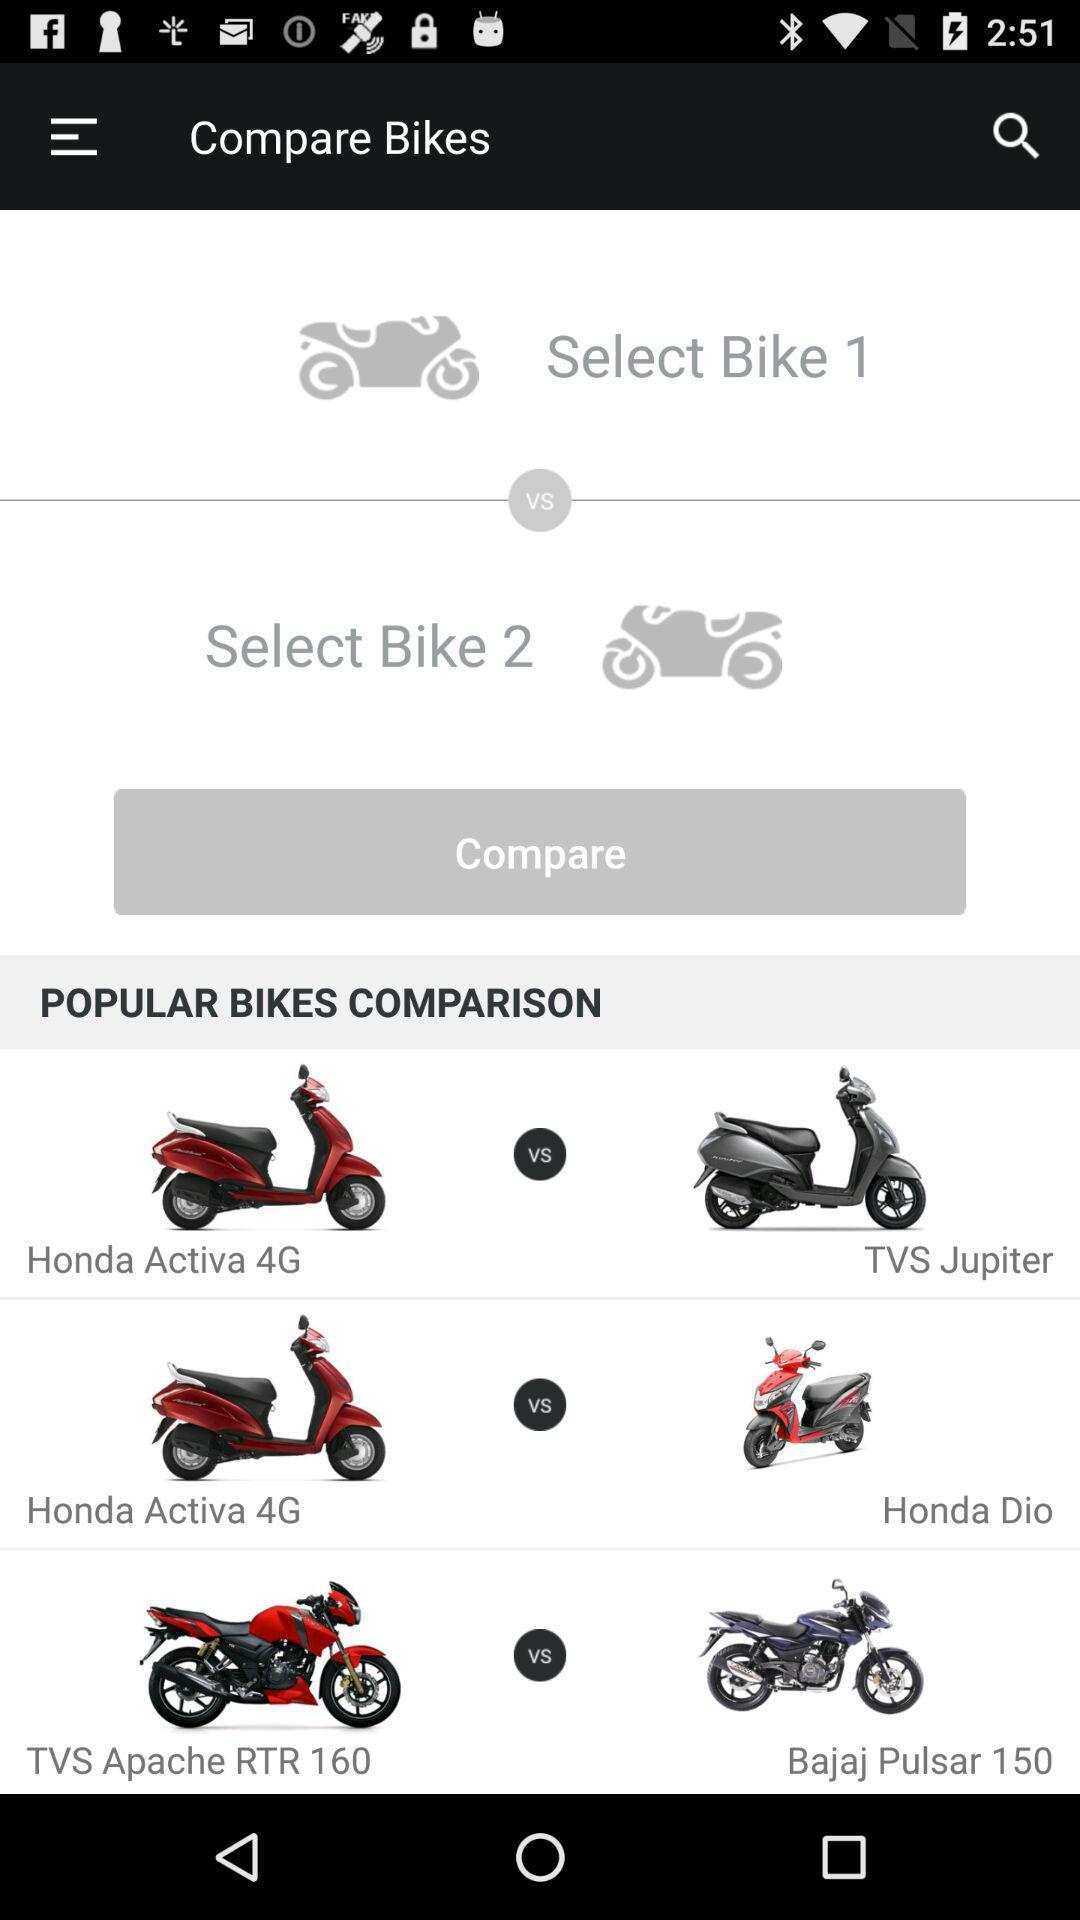 The image size is (1080, 1920). Describe the element at coordinates (1017, 135) in the screenshot. I see `the item at the top right corner` at that location.